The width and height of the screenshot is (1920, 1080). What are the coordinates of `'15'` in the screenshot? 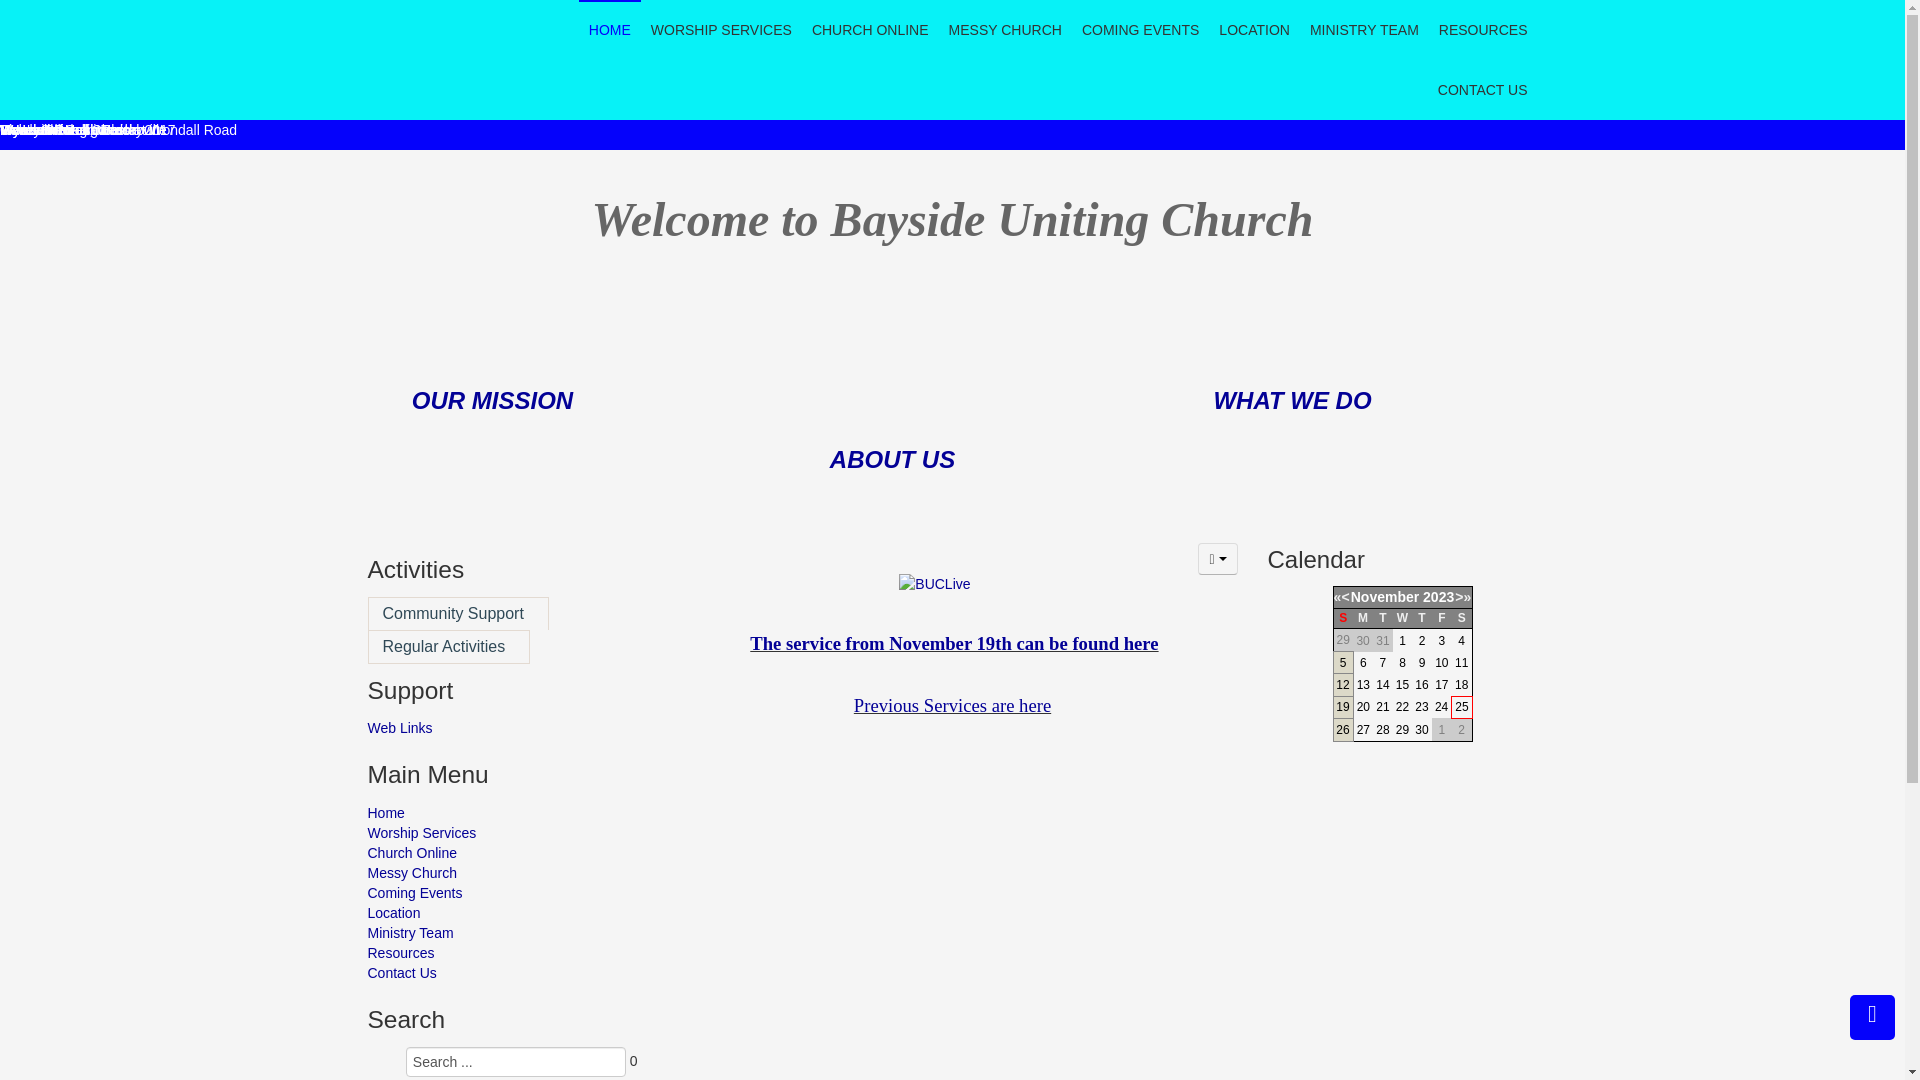 It's located at (1395, 684).